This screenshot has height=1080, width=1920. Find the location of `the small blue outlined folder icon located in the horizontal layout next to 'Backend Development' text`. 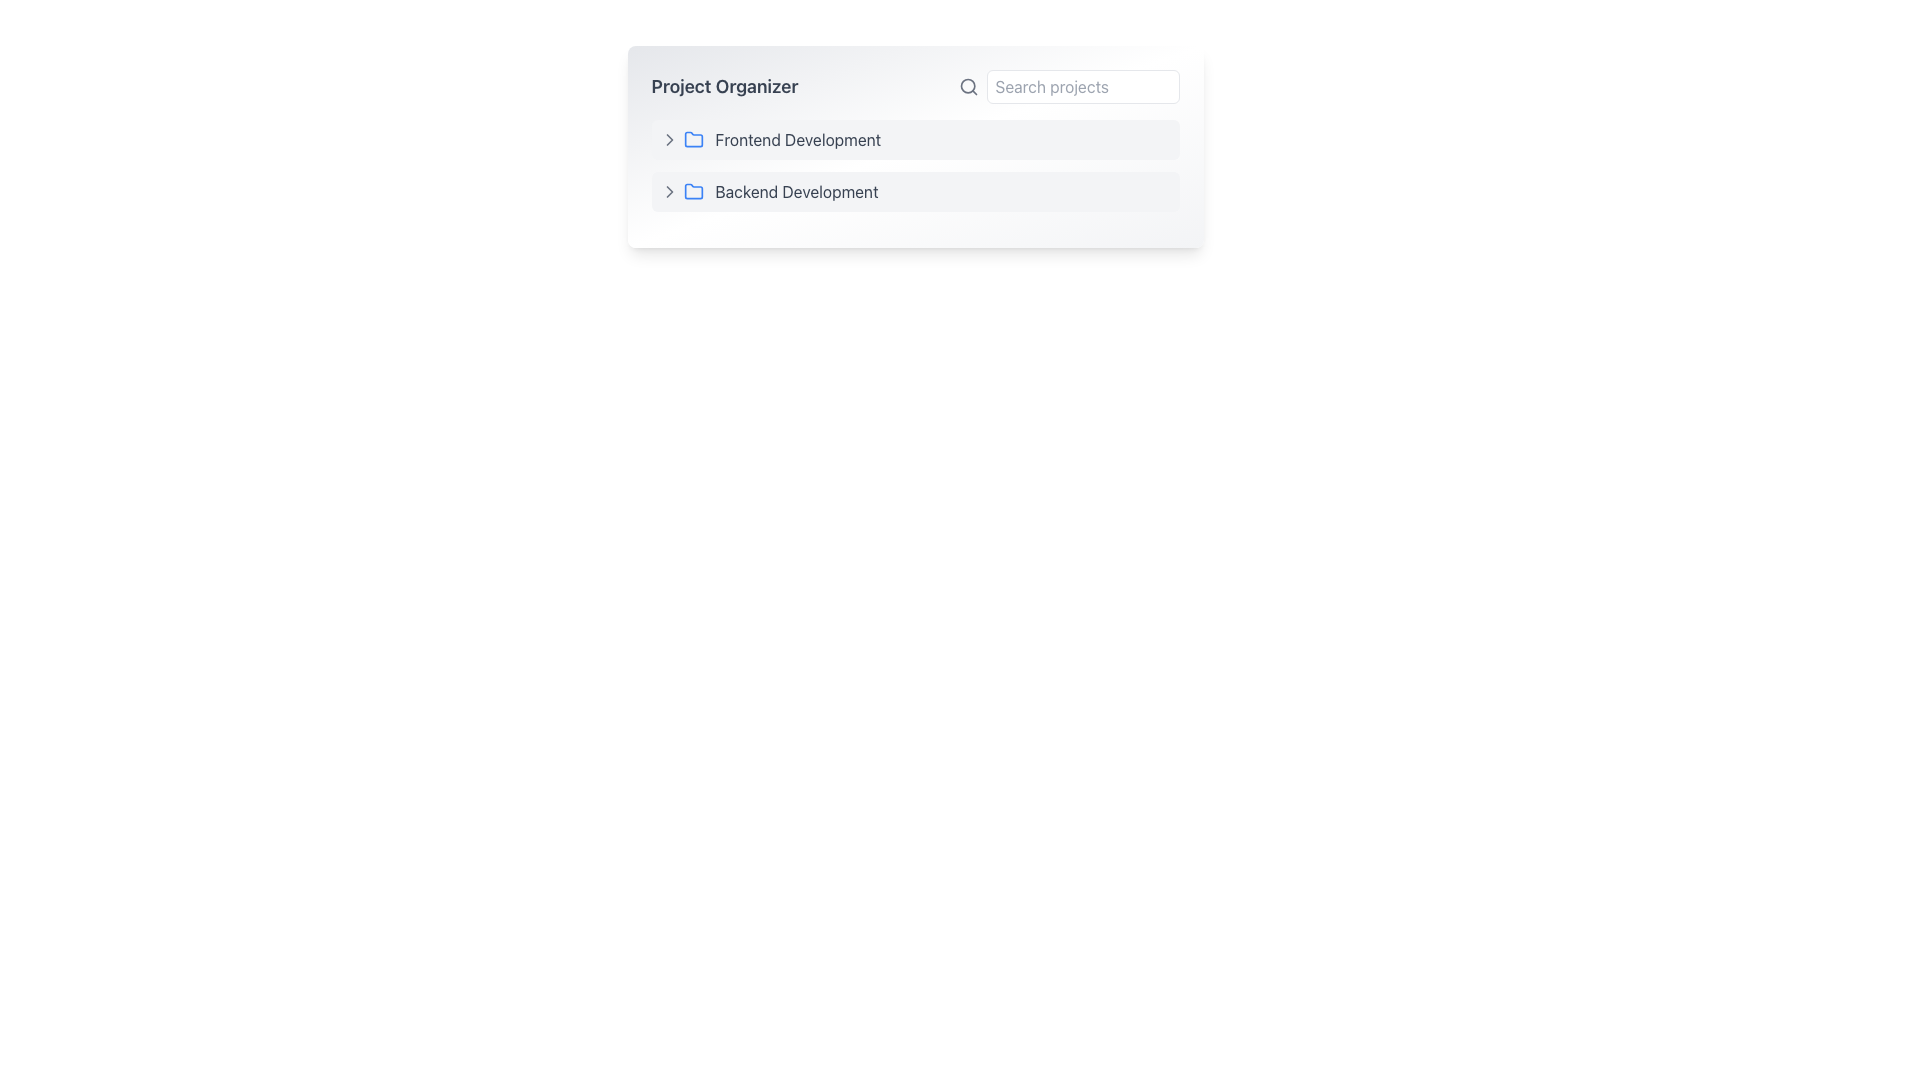

the small blue outlined folder icon located in the horizontal layout next to 'Backend Development' text is located at coordinates (693, 192).